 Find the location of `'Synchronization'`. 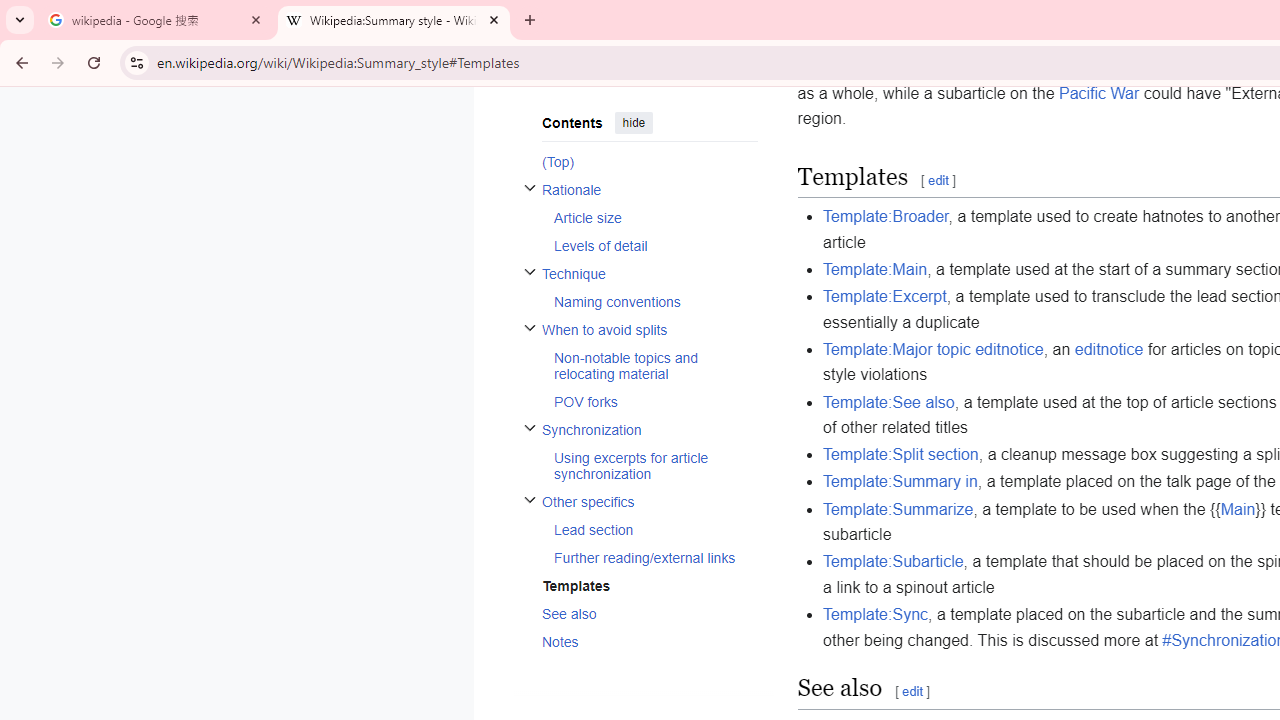

'Synchronization' is located at coordinates (649, 428).